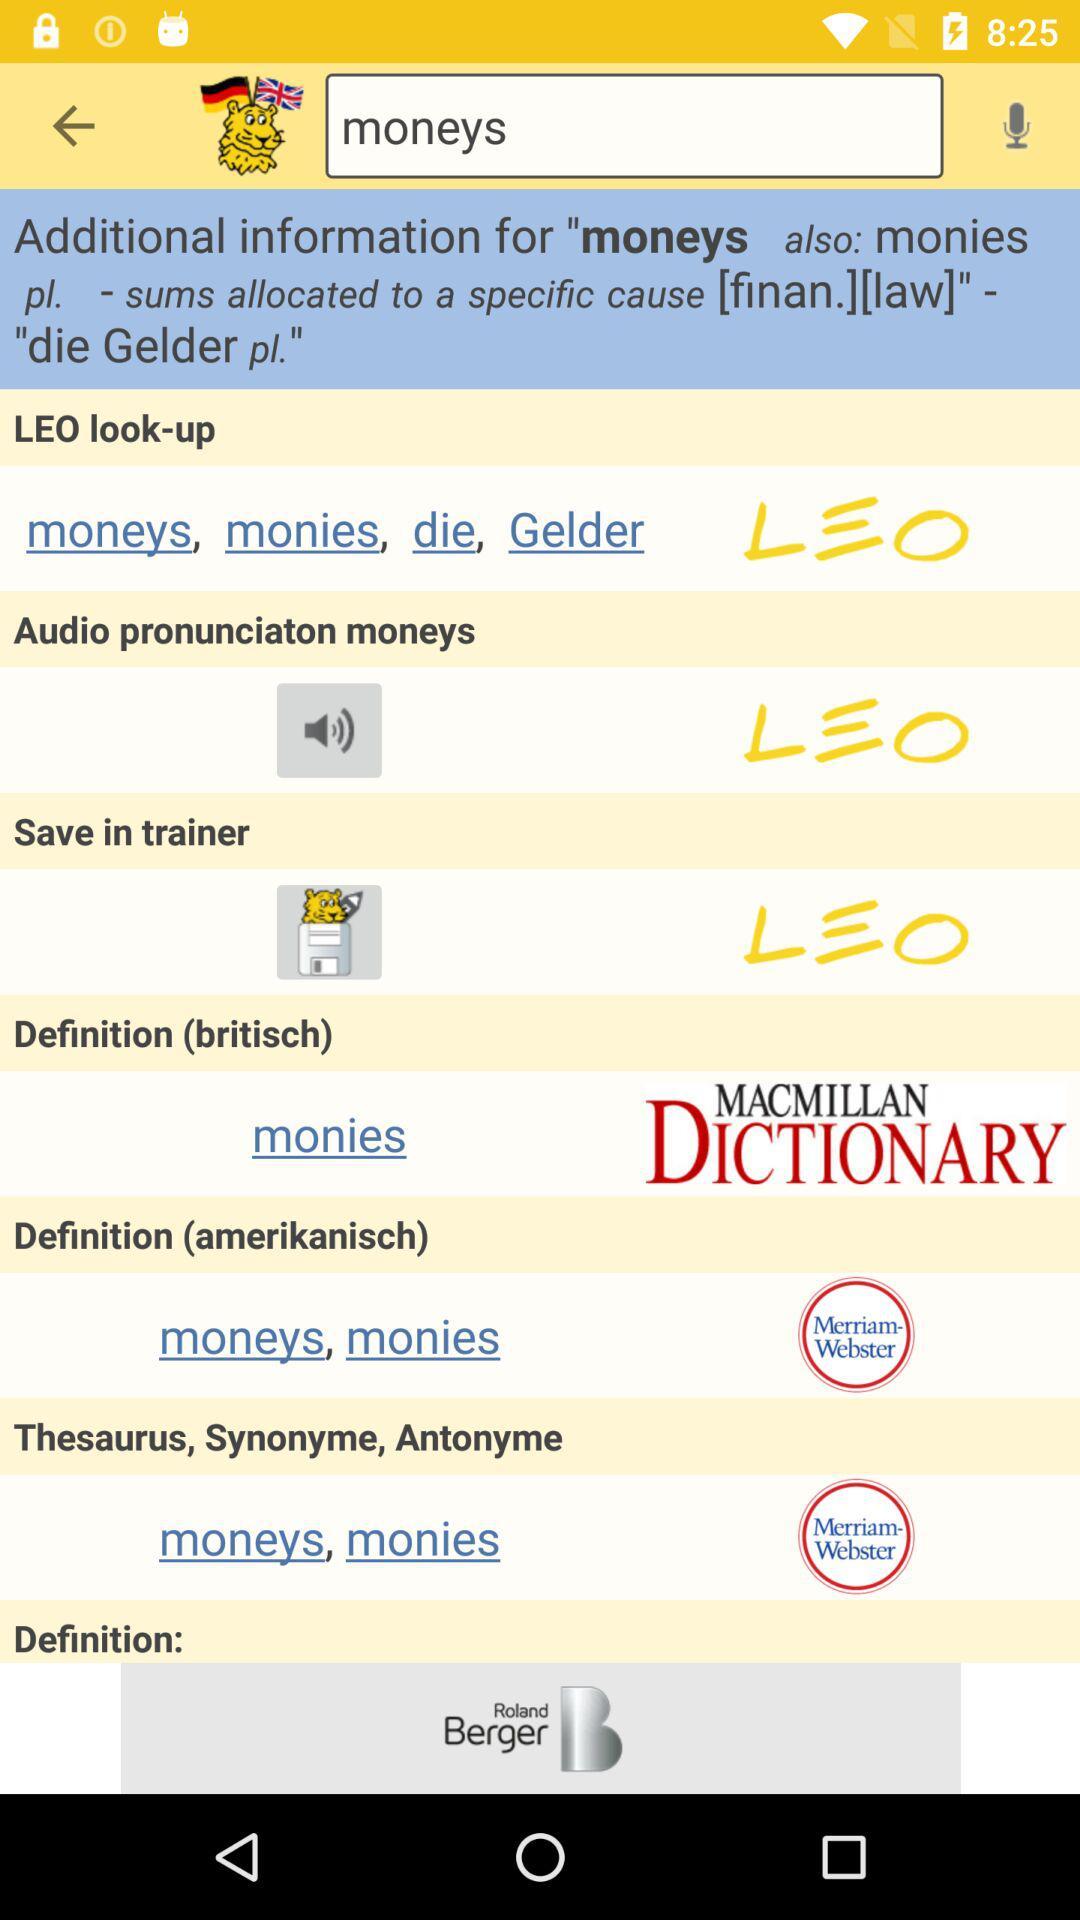 The image size is (1080, 1920). What do you see at coordinates (328, 931) in the screenshot?
I see `trainer option` at bounding box center [328, 931].